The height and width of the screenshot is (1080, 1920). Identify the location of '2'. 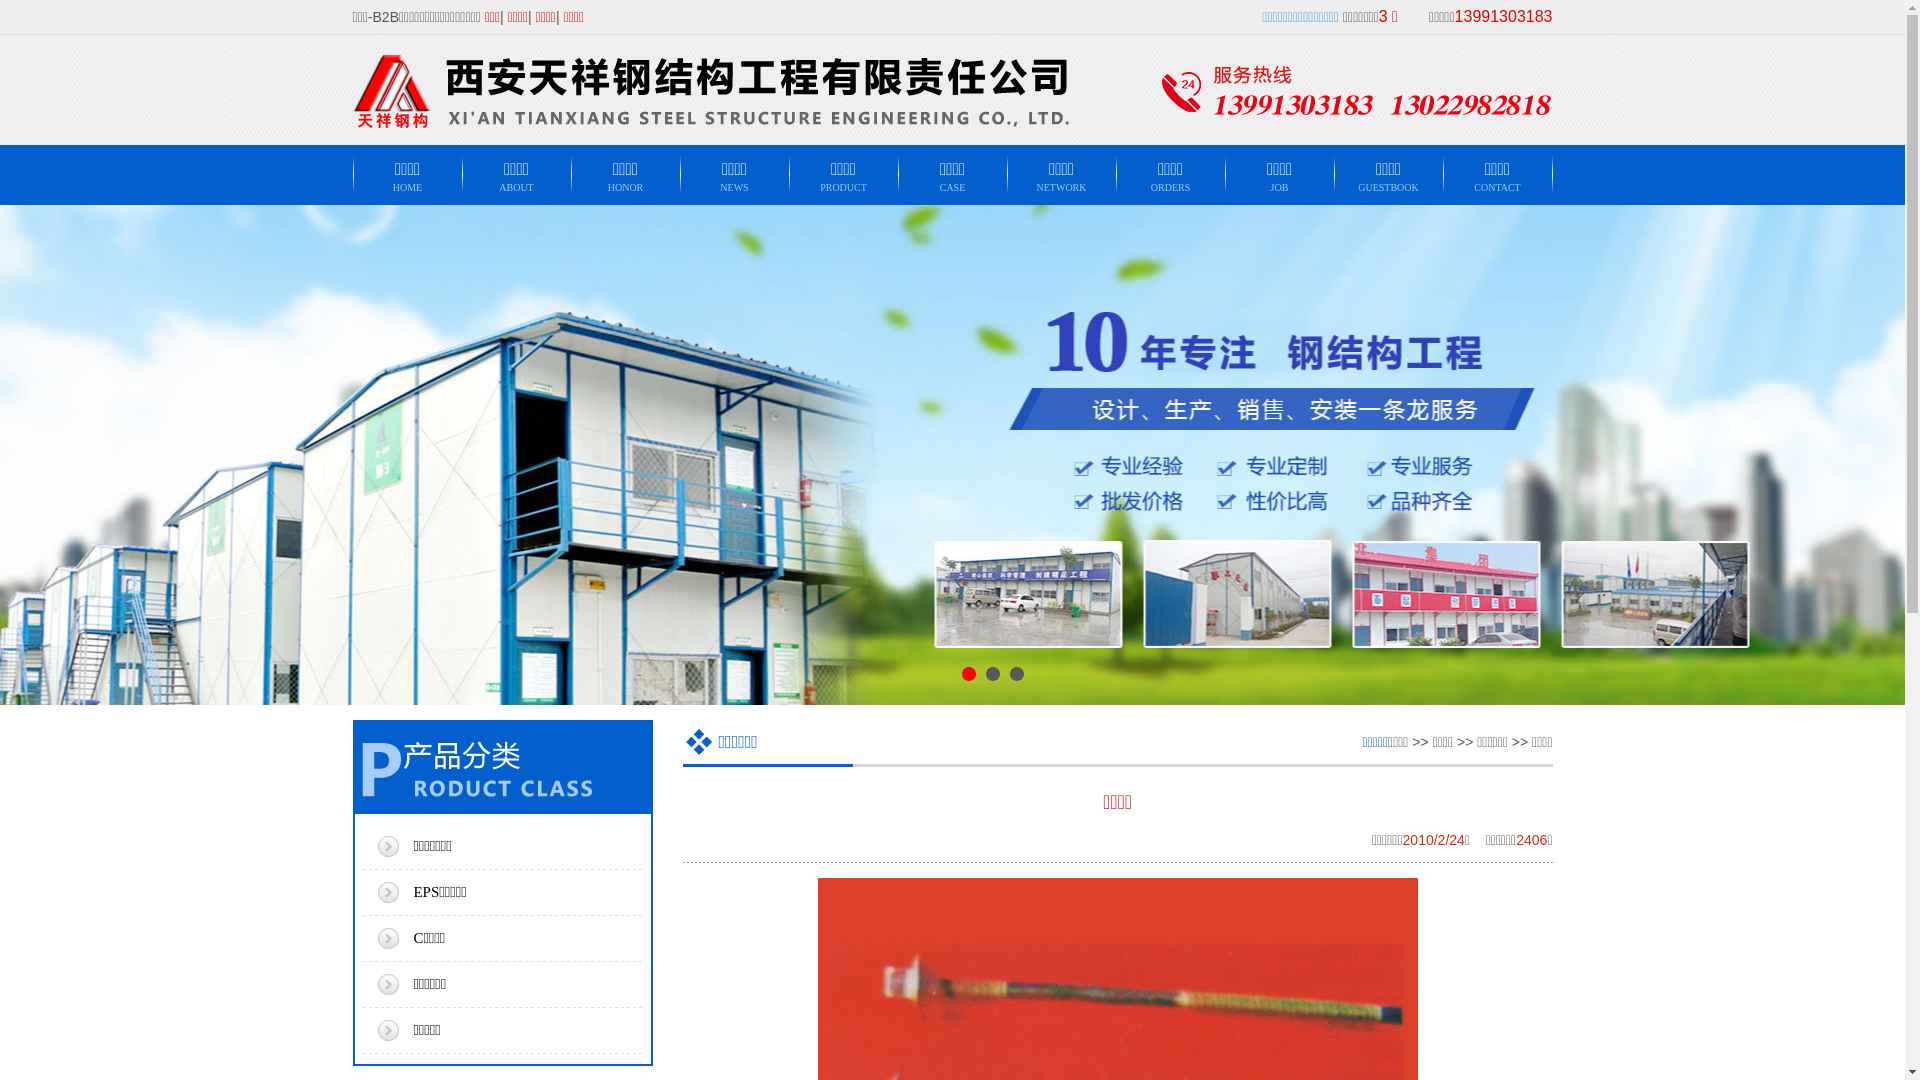
(985, 674).